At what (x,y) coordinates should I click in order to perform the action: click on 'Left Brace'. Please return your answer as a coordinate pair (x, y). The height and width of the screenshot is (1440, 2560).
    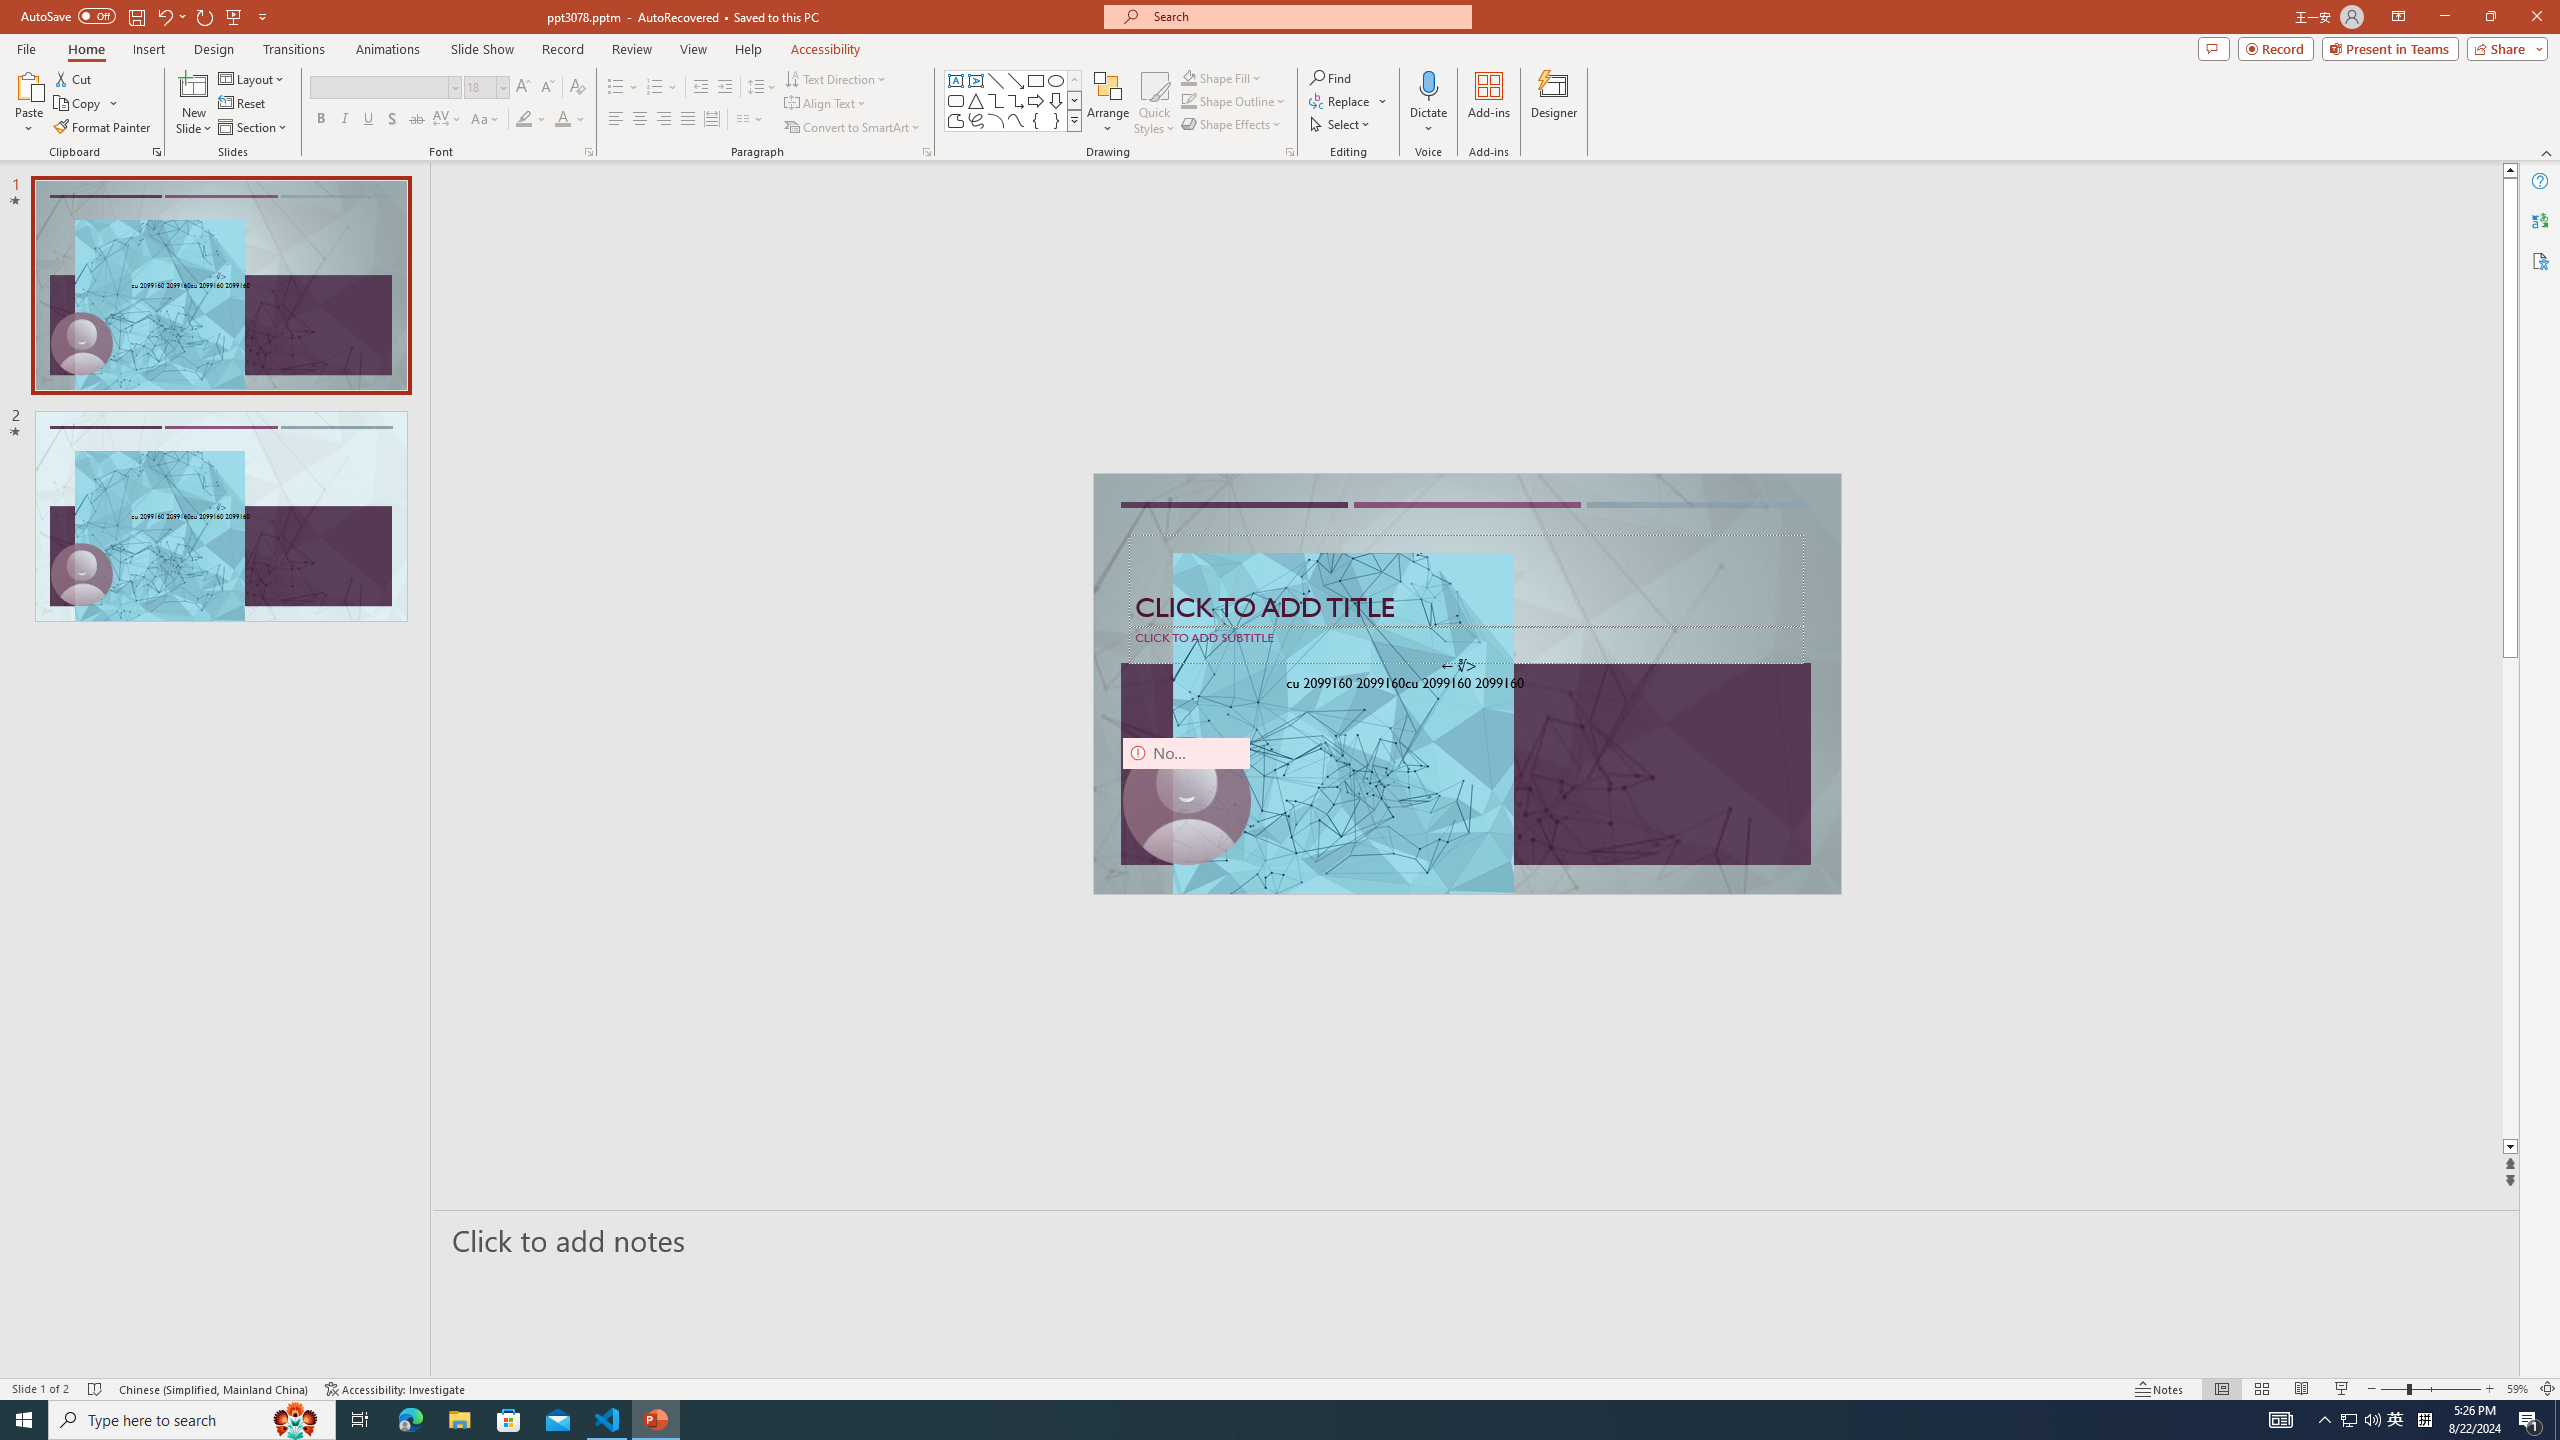
    Looking at the image, I should click on (1035, 119).